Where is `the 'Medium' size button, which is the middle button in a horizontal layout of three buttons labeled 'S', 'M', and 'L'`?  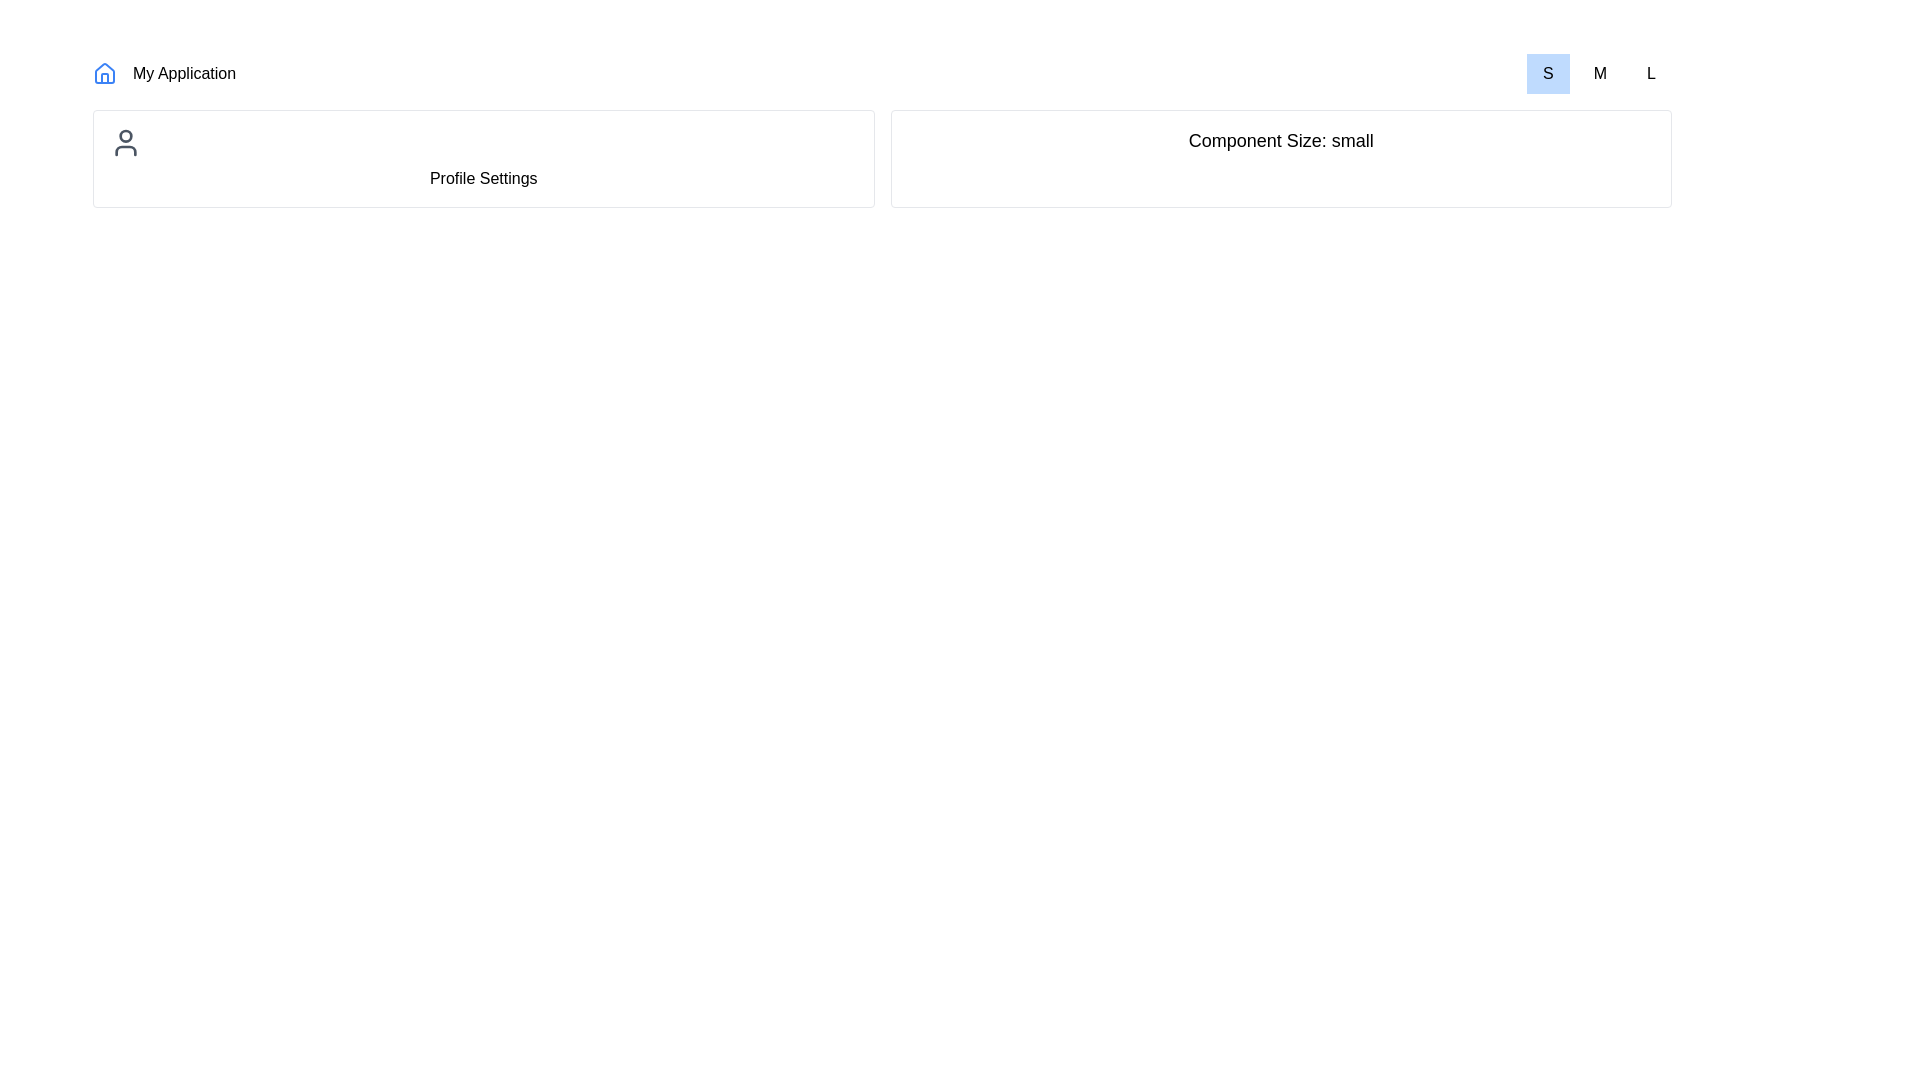 the 'Medium' size button, which is the middle button in a horizontal layout of three buttons labeled 'S', 'M', and 'L' is located at coordinates (1600, 72).